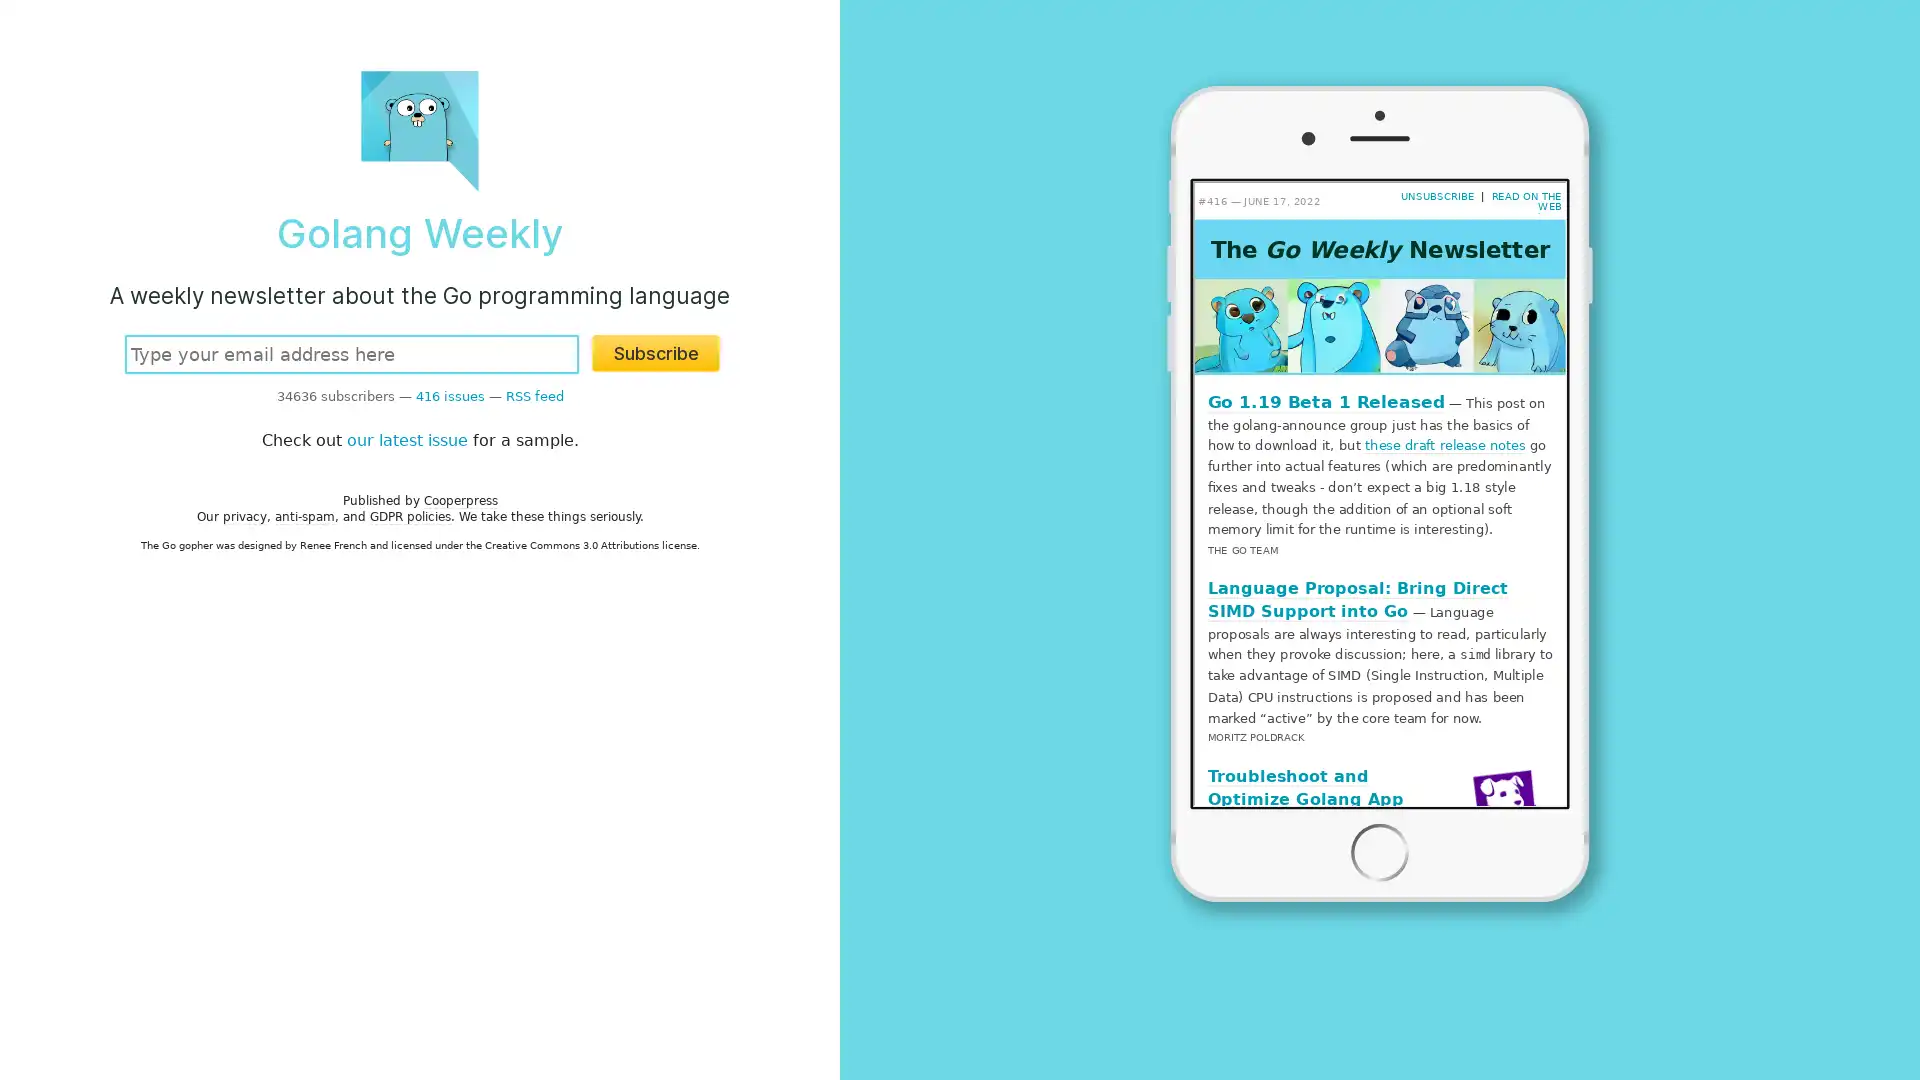 The image size is (1920, 1080). What do you see at coordinates (656, 351) in the screenshot?
I see `Subscribe` at bounding box center [656, 351].